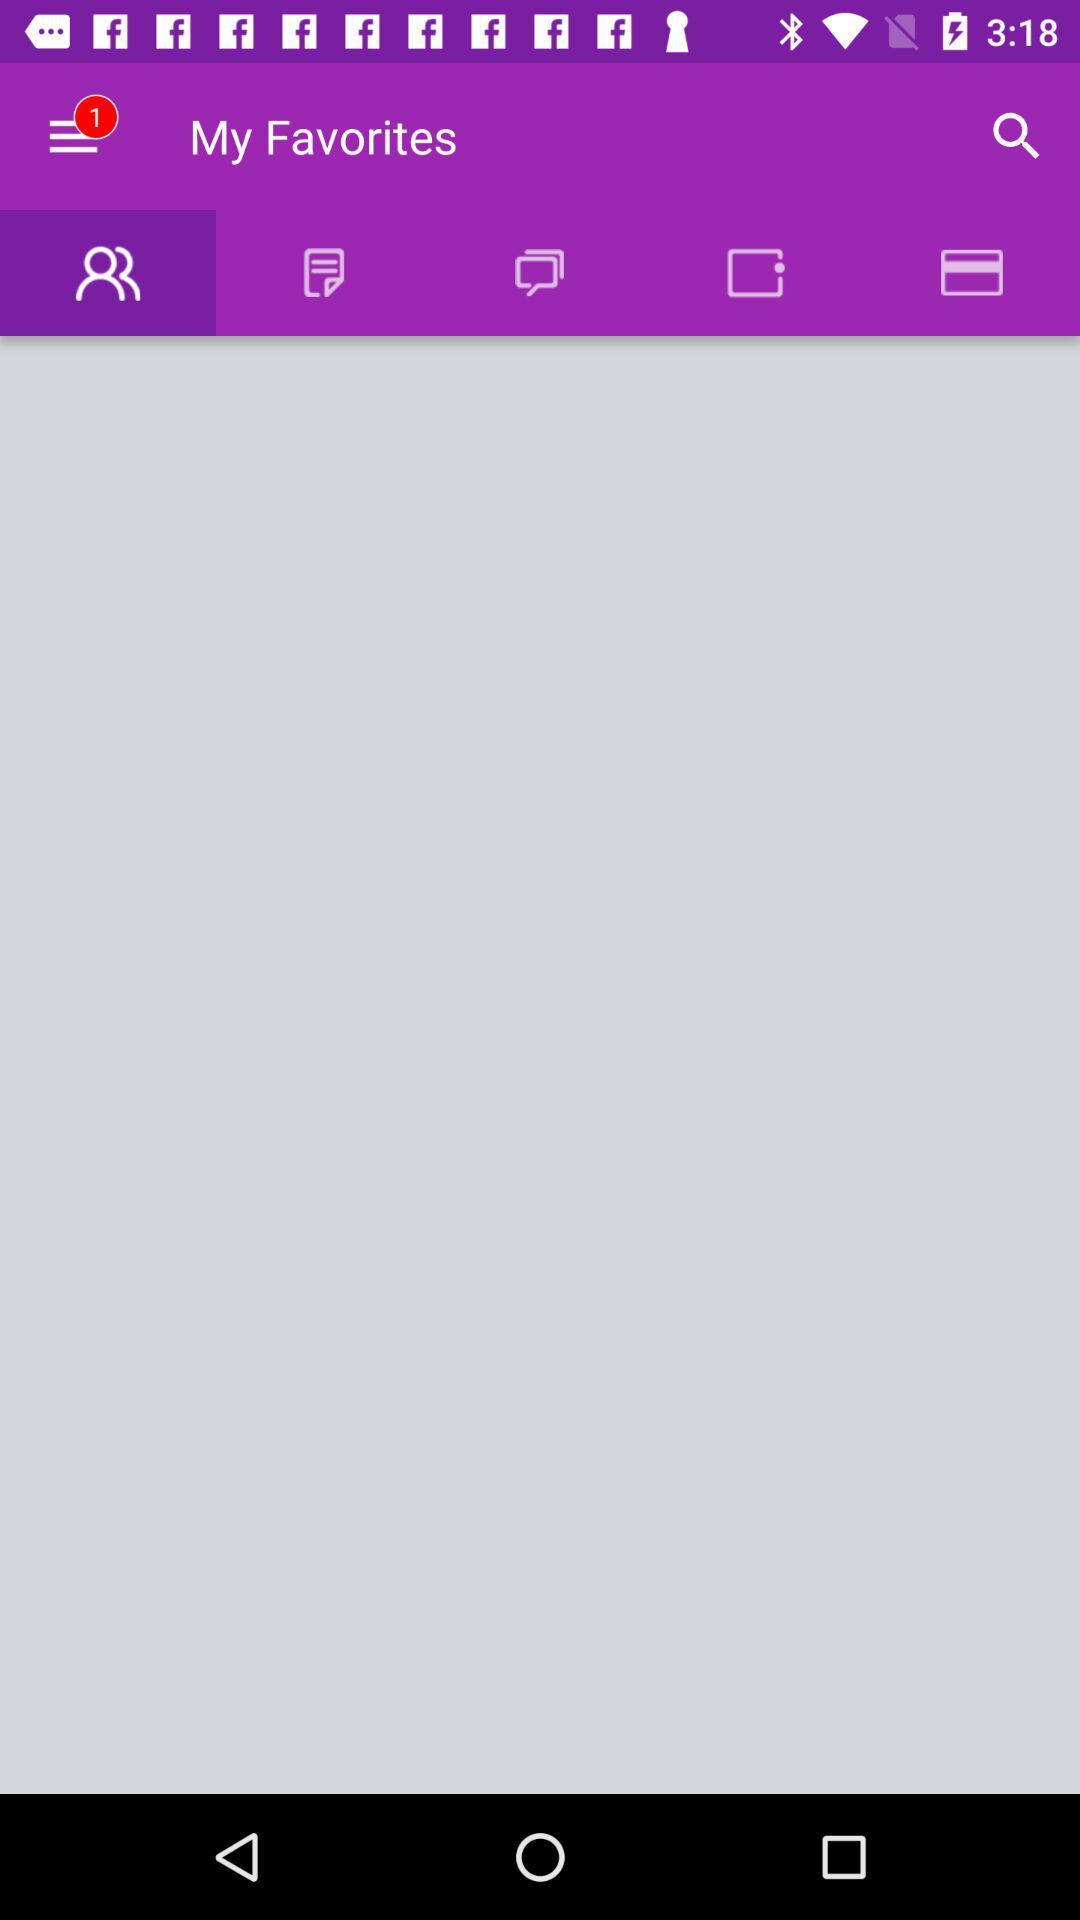 The width and height of the screenshot is (1080, 1920). I want to click on icon to the left of the my favorites, so click(72, 135).